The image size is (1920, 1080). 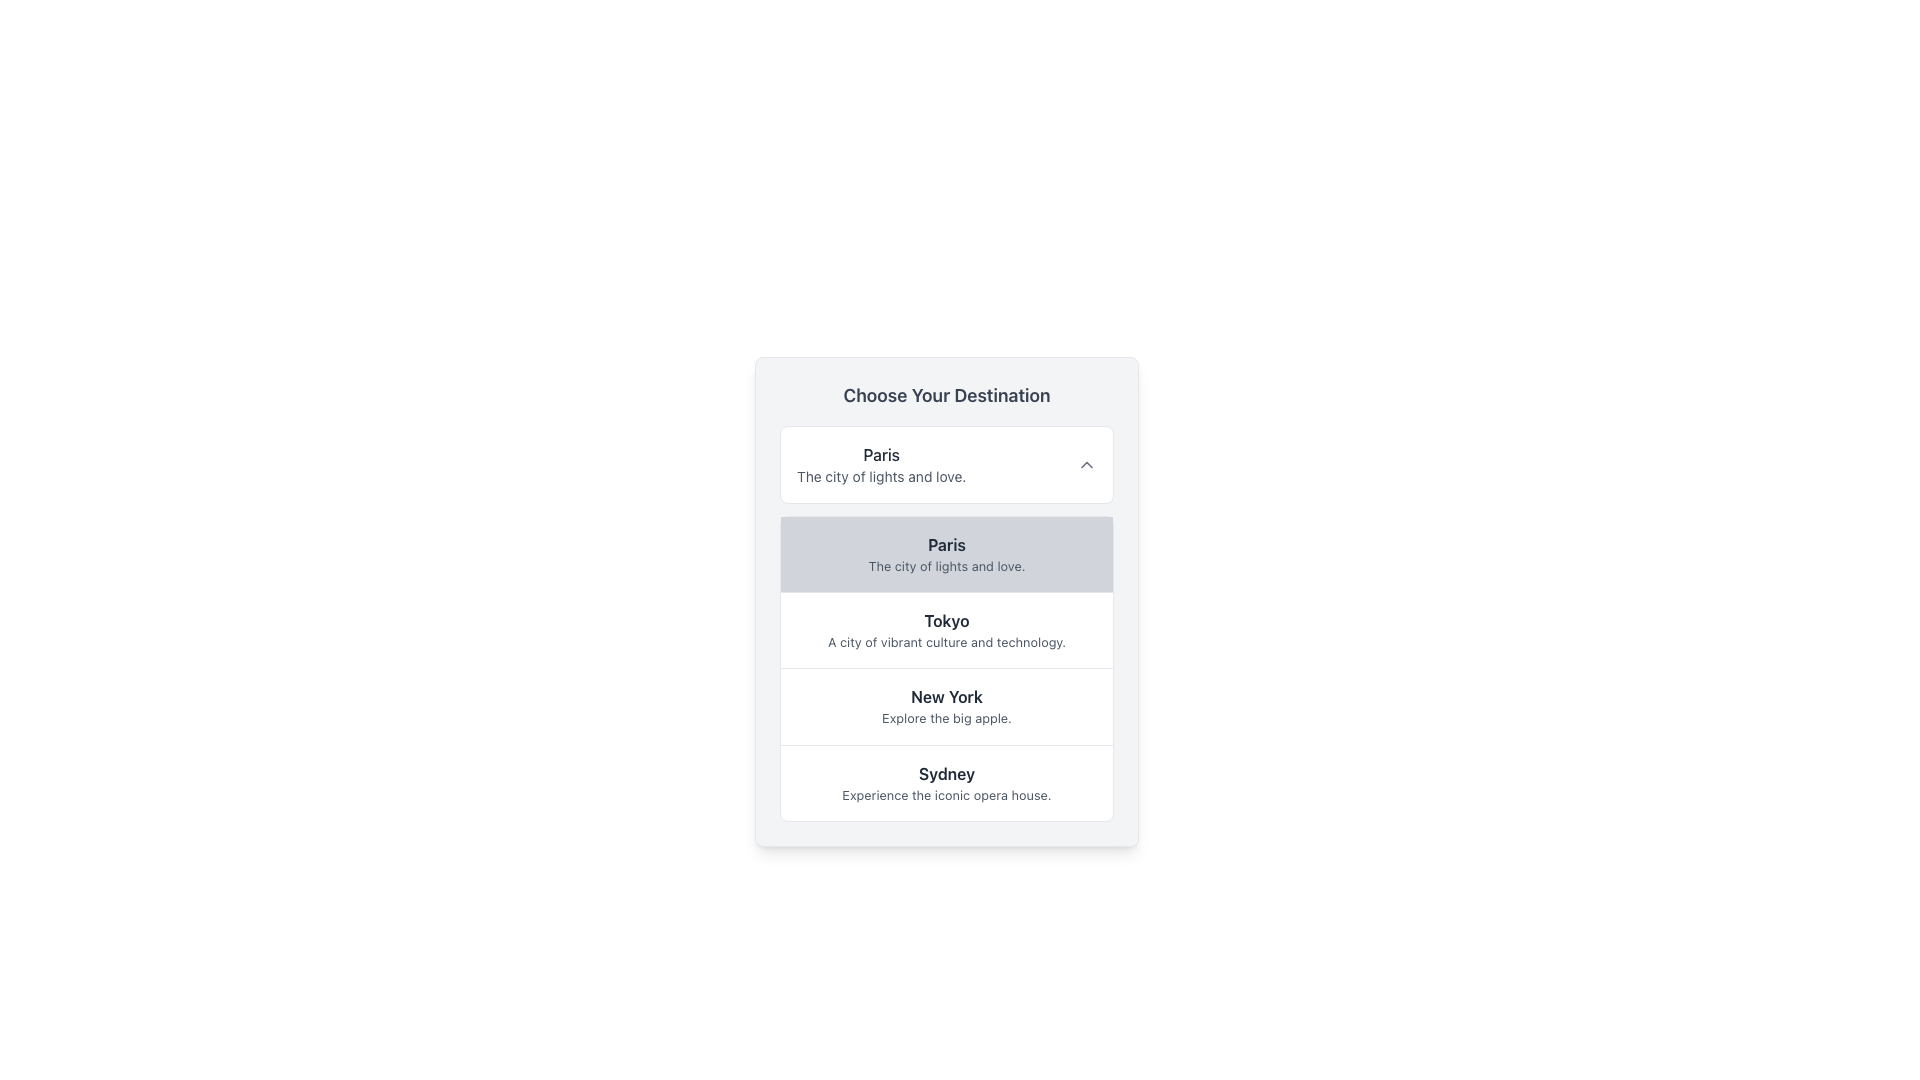 I want to click on the text label displaying 'Paris' in the 'Choose Your Destination' list, so click(x=880, y=465).